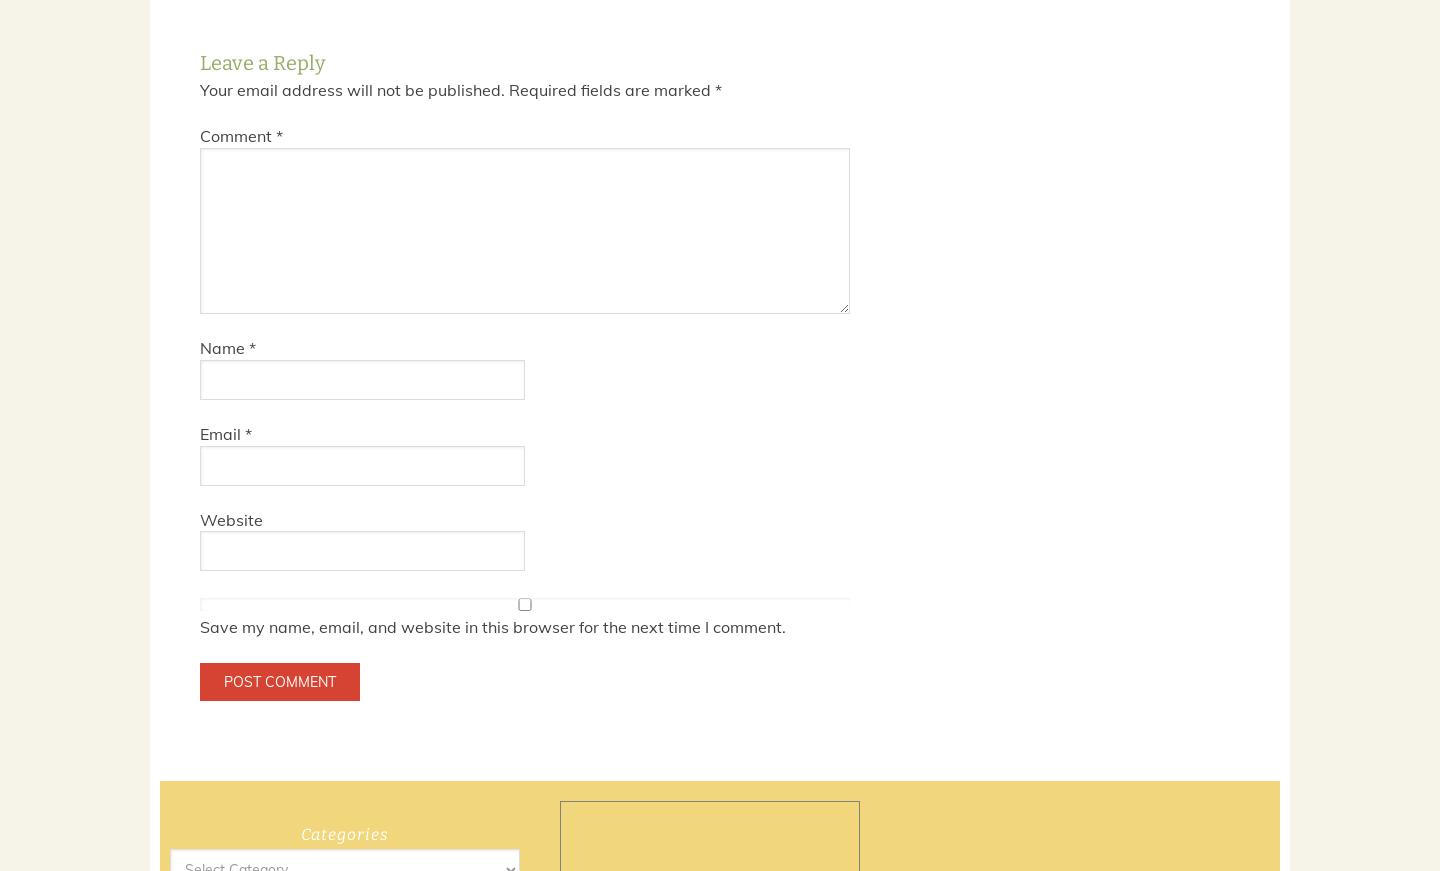 Image resolution: width=1440 pixels, height=871 pixels. Describe the element at coordinates (231, 519) in the screenshot. I see `'Website'` at that location.